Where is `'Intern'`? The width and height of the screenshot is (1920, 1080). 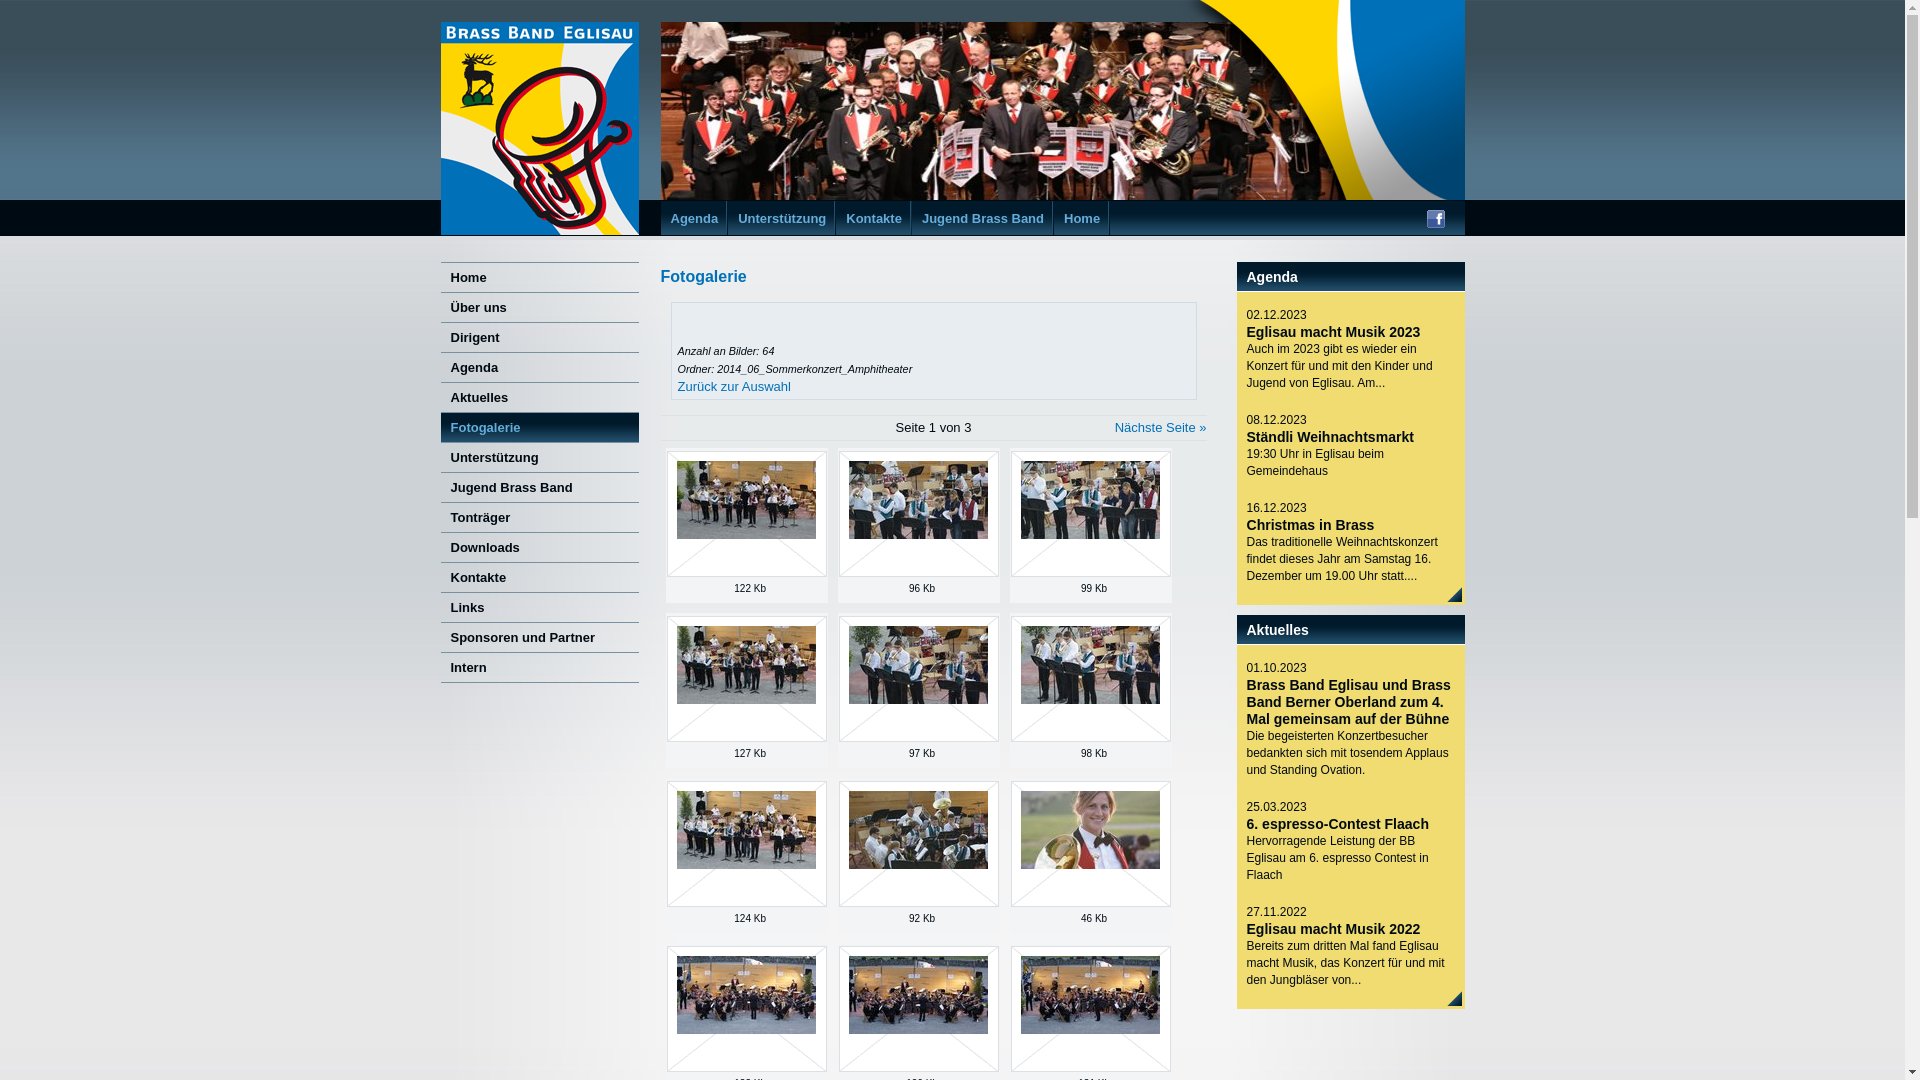
'Intern' is located at coordinates (439, 667).